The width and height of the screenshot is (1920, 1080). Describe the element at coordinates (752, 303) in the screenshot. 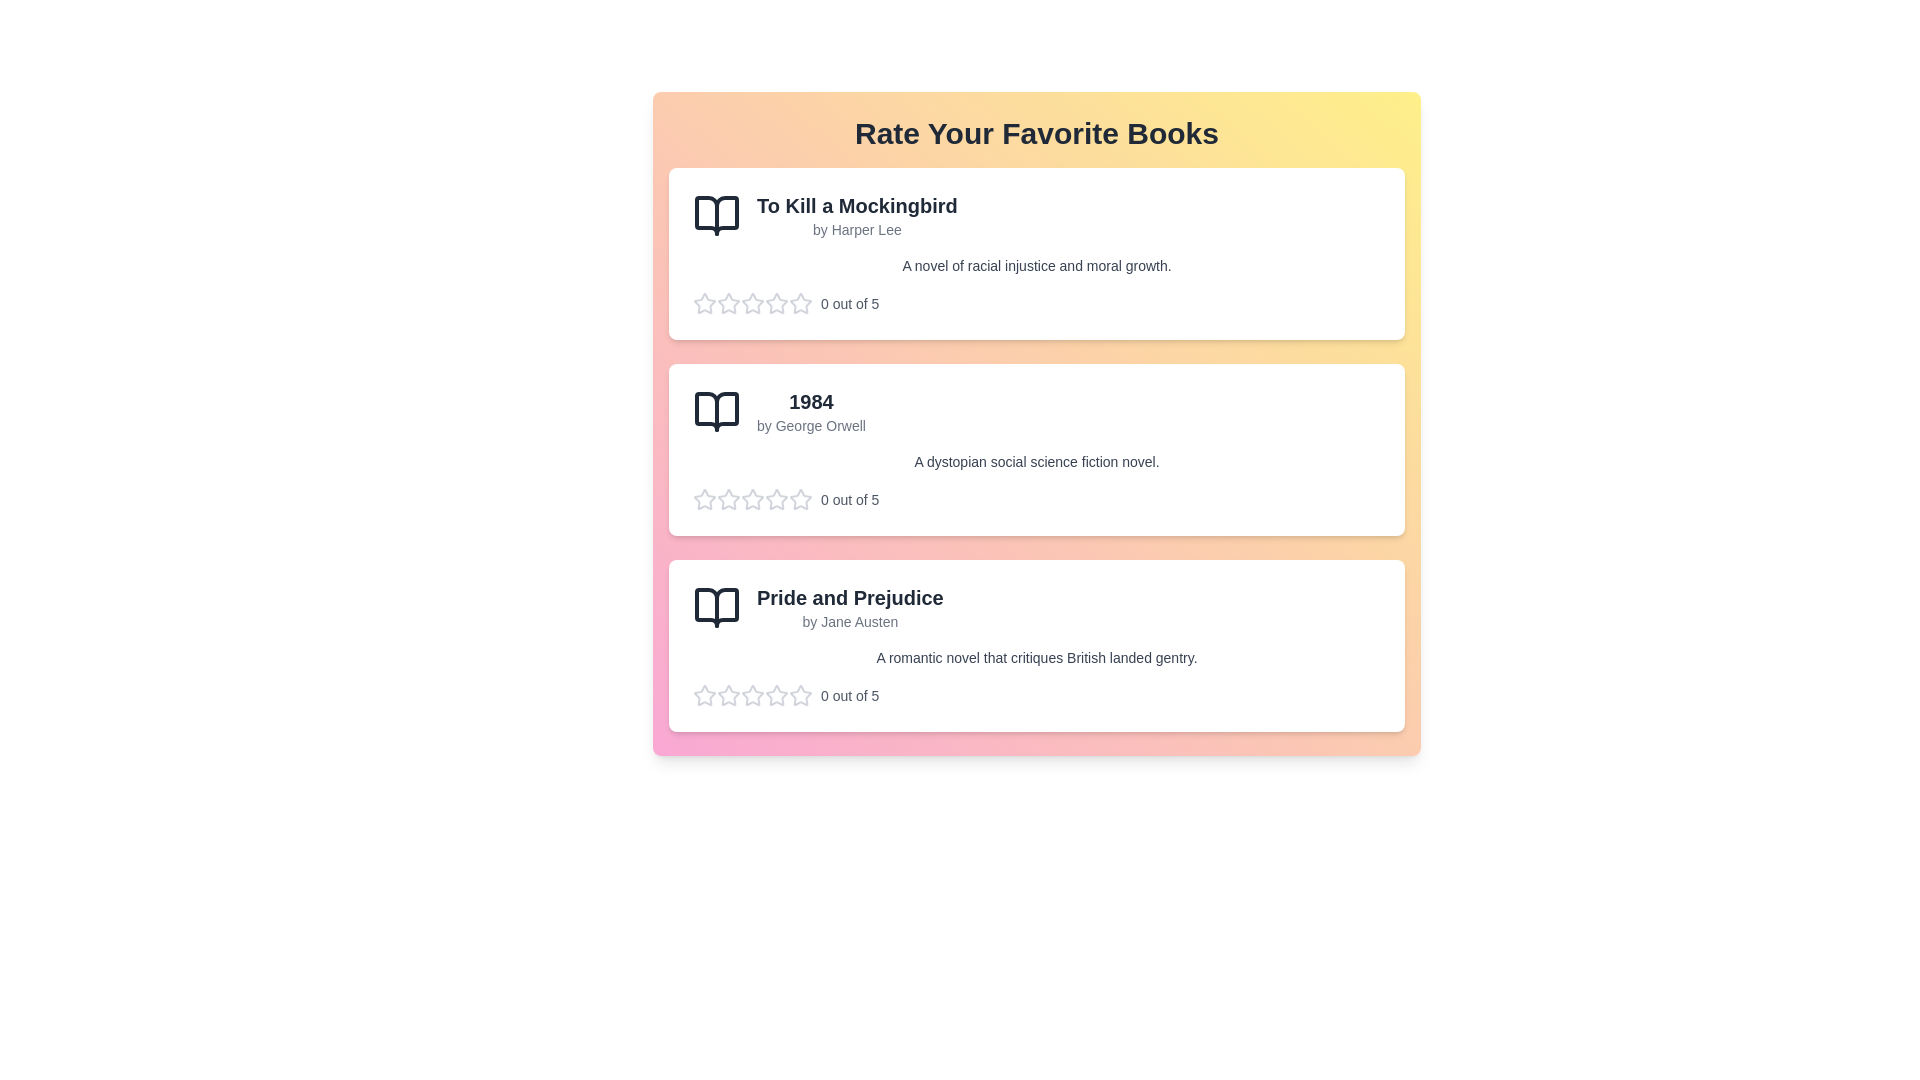

I see `the first star icon` at that location.